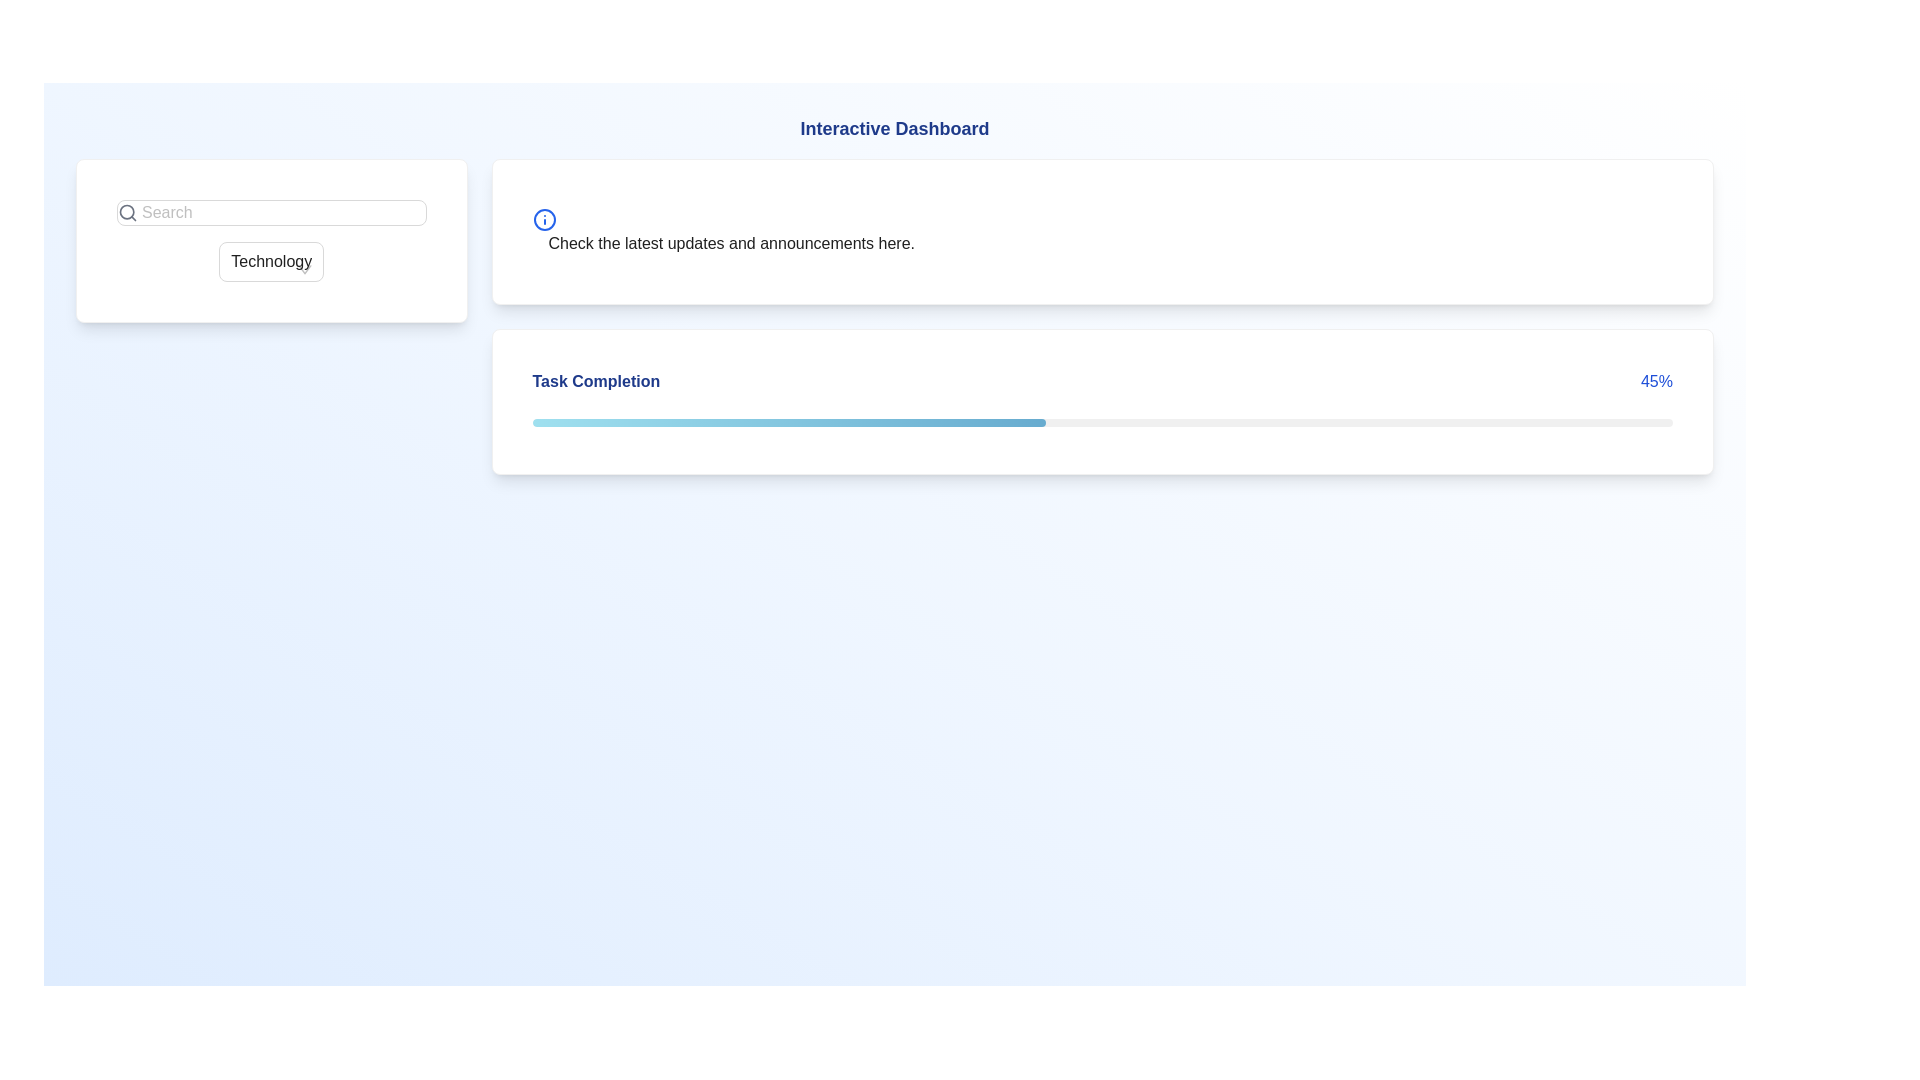 Image resolution: width=1920 pixels, height=1080 pixels. Describe the element at coordinates (1101, 420) in the screenshot. I see `the horizontal progress bar with a gradient fill that represents 45% progress, located within the white card titled 'Task Completion'` at that location.